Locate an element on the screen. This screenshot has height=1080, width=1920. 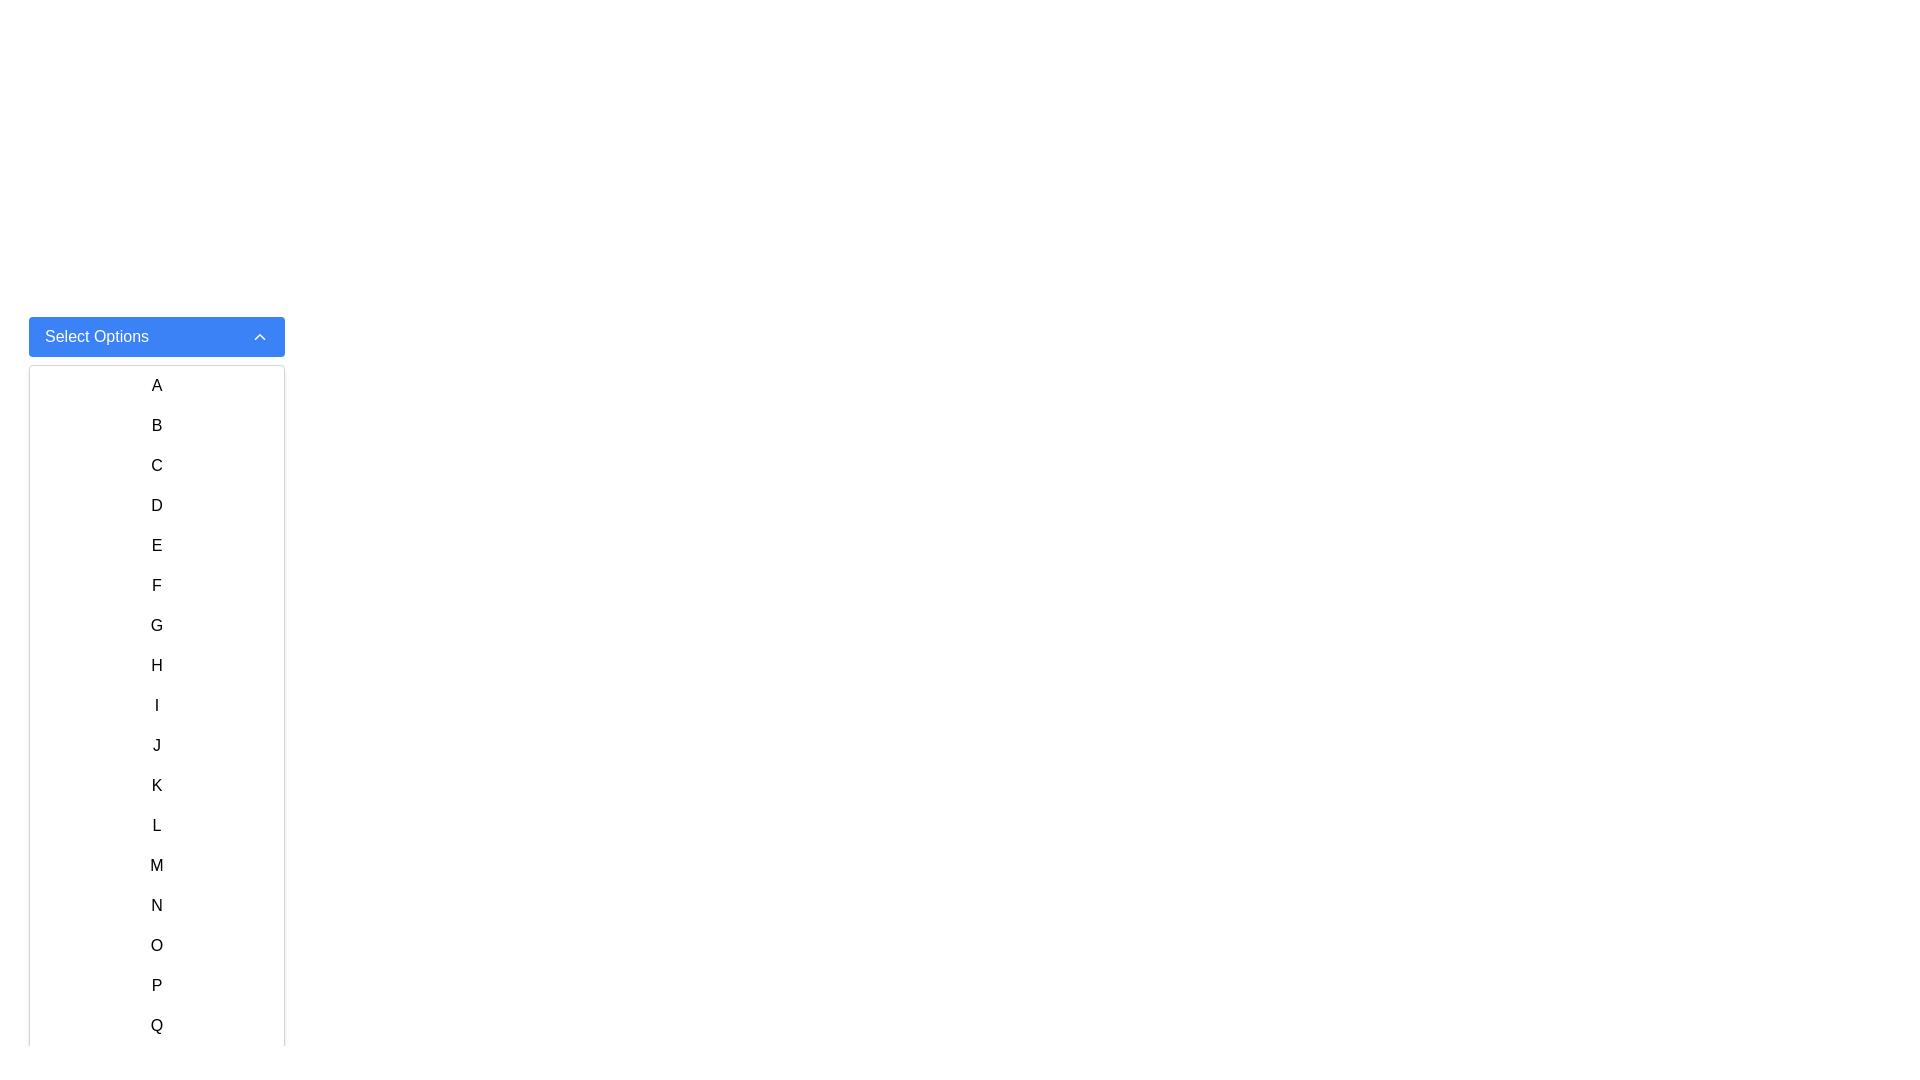
the ninth item in the dropdown menu is located at coordinates (156, 704).